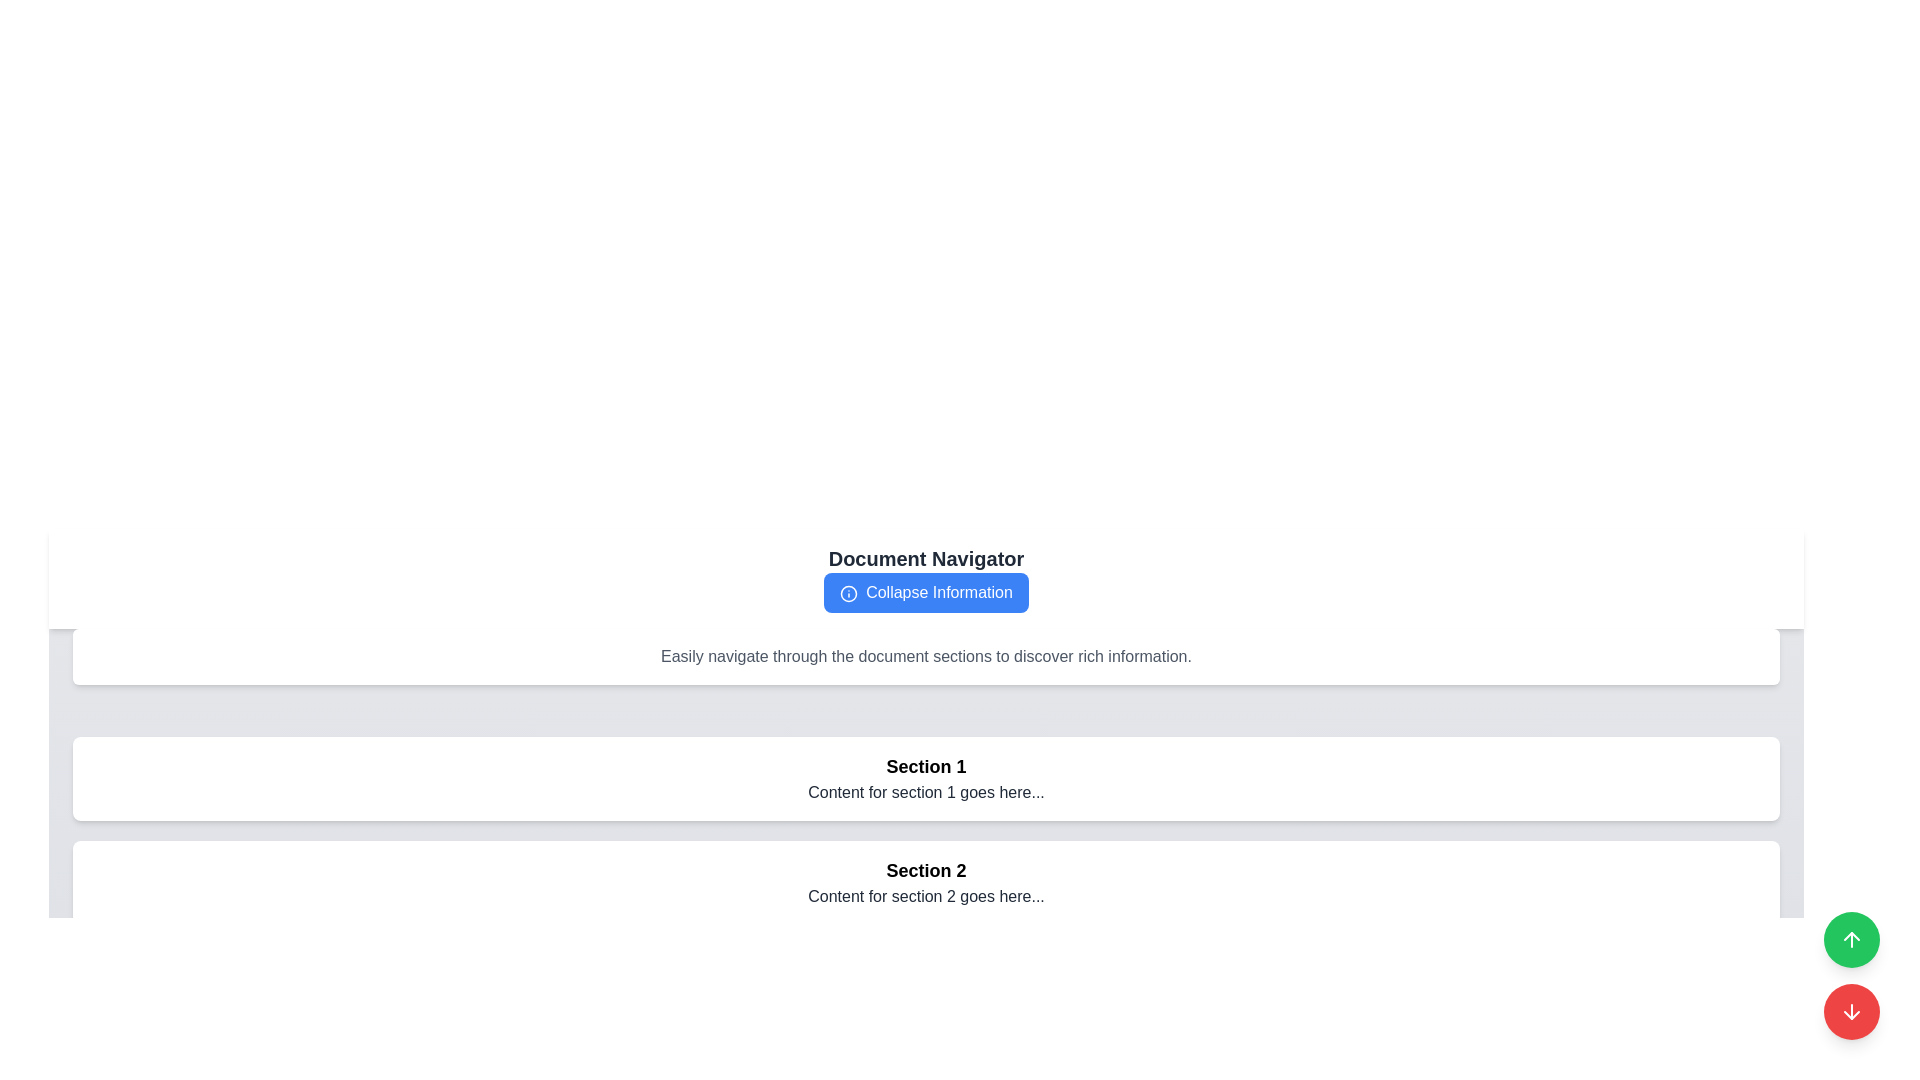 The height and width of the screenshot is (1080, 1920). What do you see at coordinates (925, 592) in the screenshot?
I see `the button located below the 'Document Navigator' heading` at bounding box center [925, 592].